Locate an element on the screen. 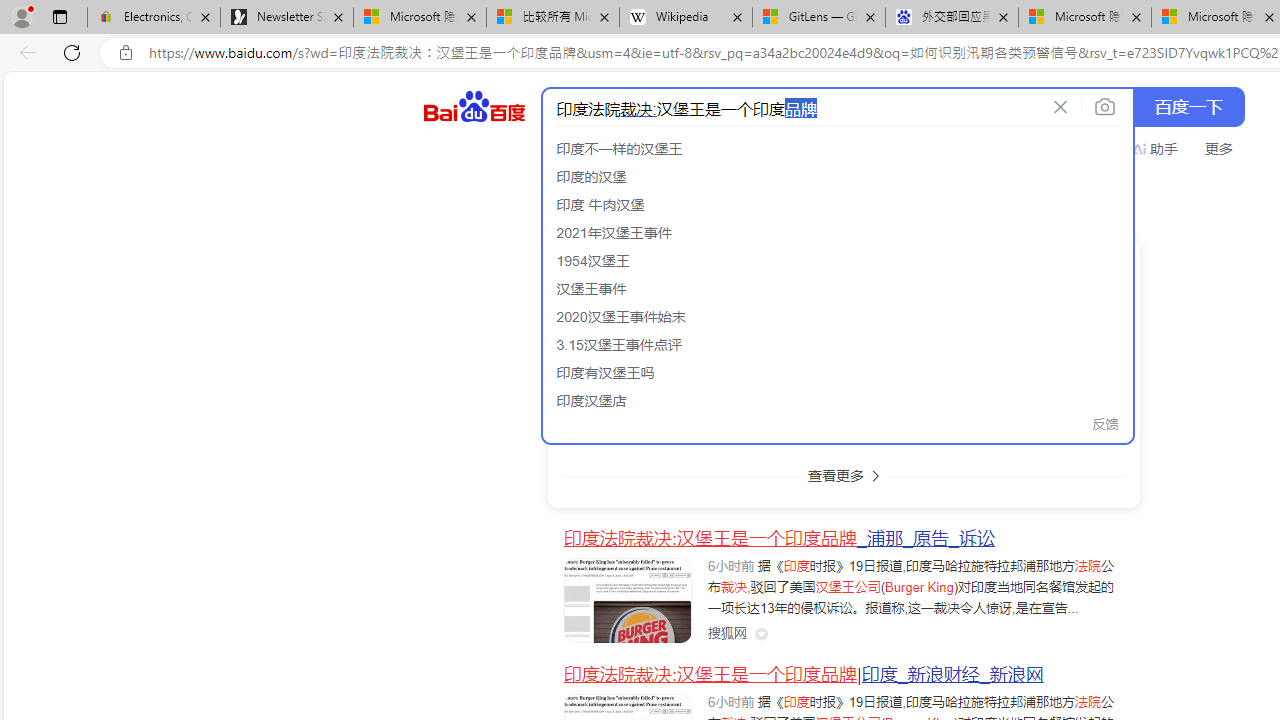 This screenshot has width=1280, height=720. 'Class: siteLink_9TPP3' is located at coordinates (726, 633).